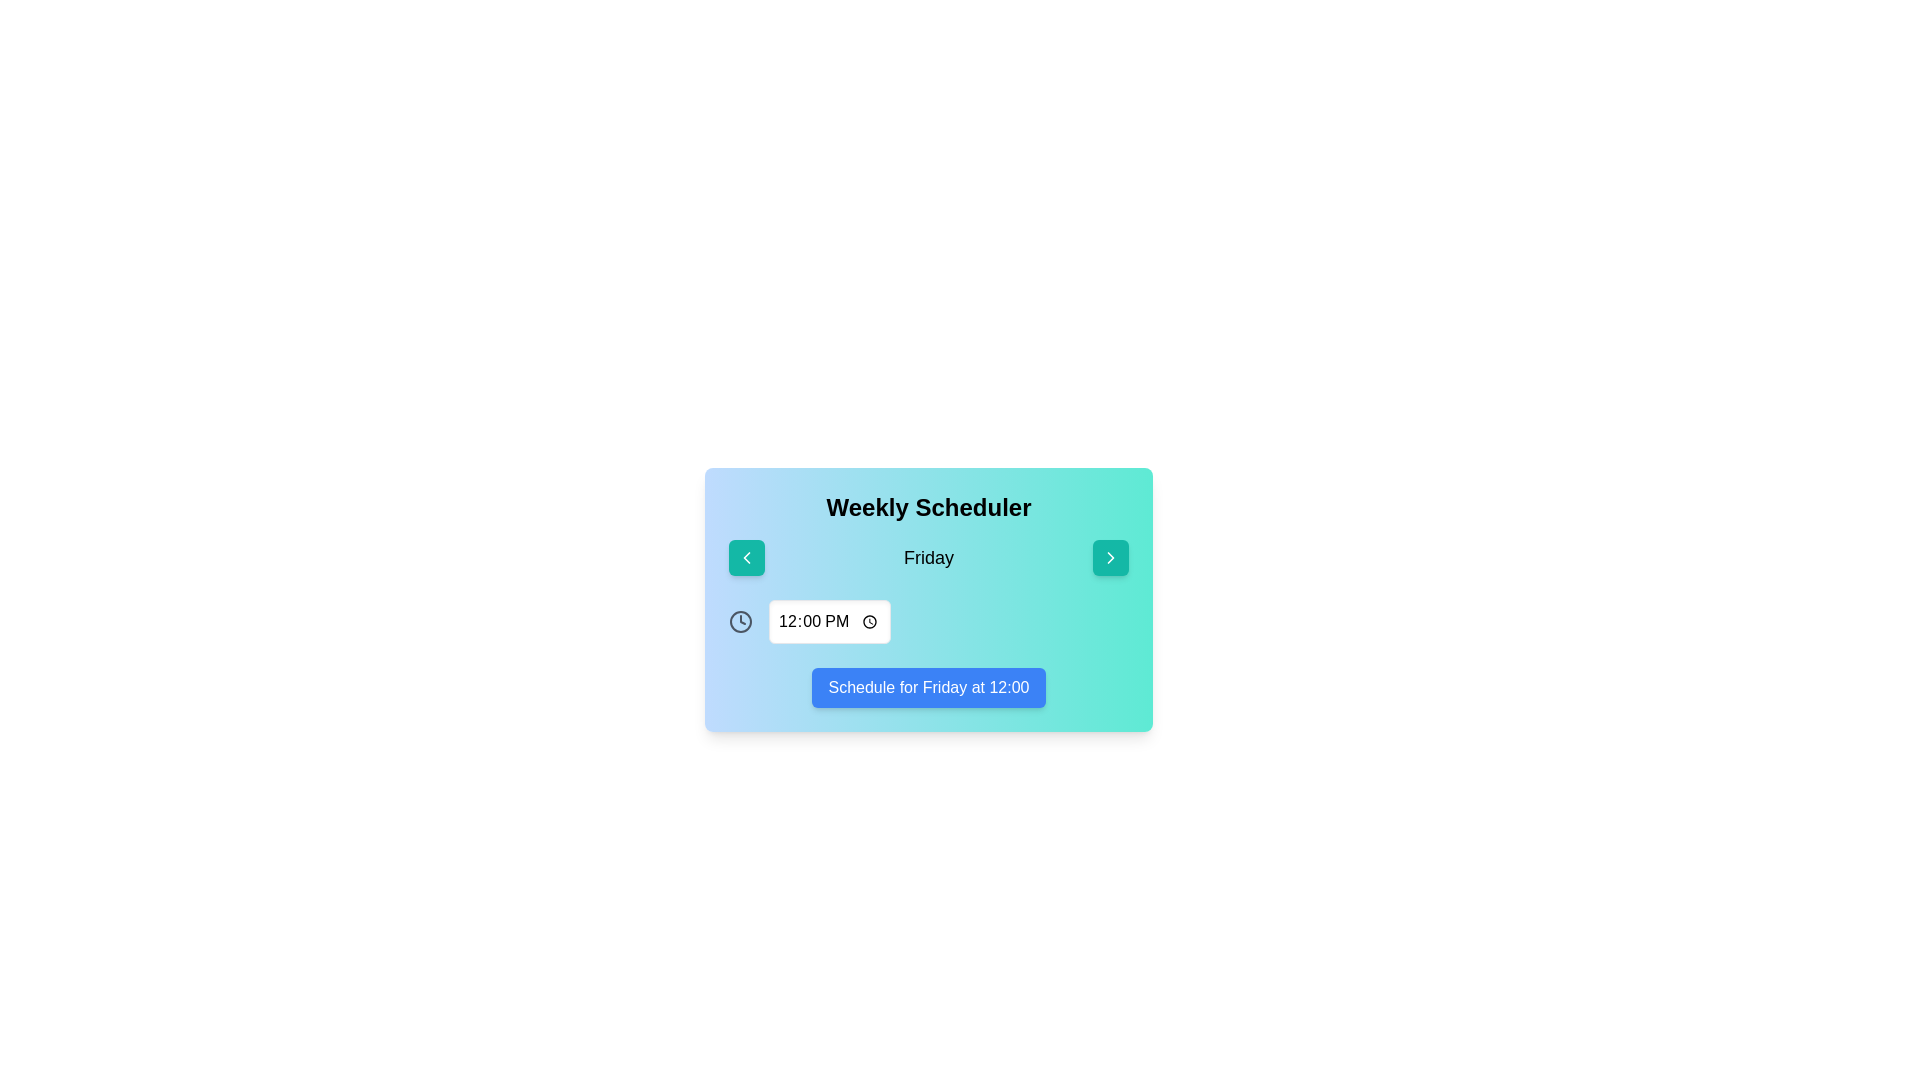  What do you see at coordinates (829, 620) in the screenshot?
I see `the Time input field that displays '12:00 PM' and is located to the right of a clock icon under the 'Weekly Scheduler' header` at bounding box center [829, 620].